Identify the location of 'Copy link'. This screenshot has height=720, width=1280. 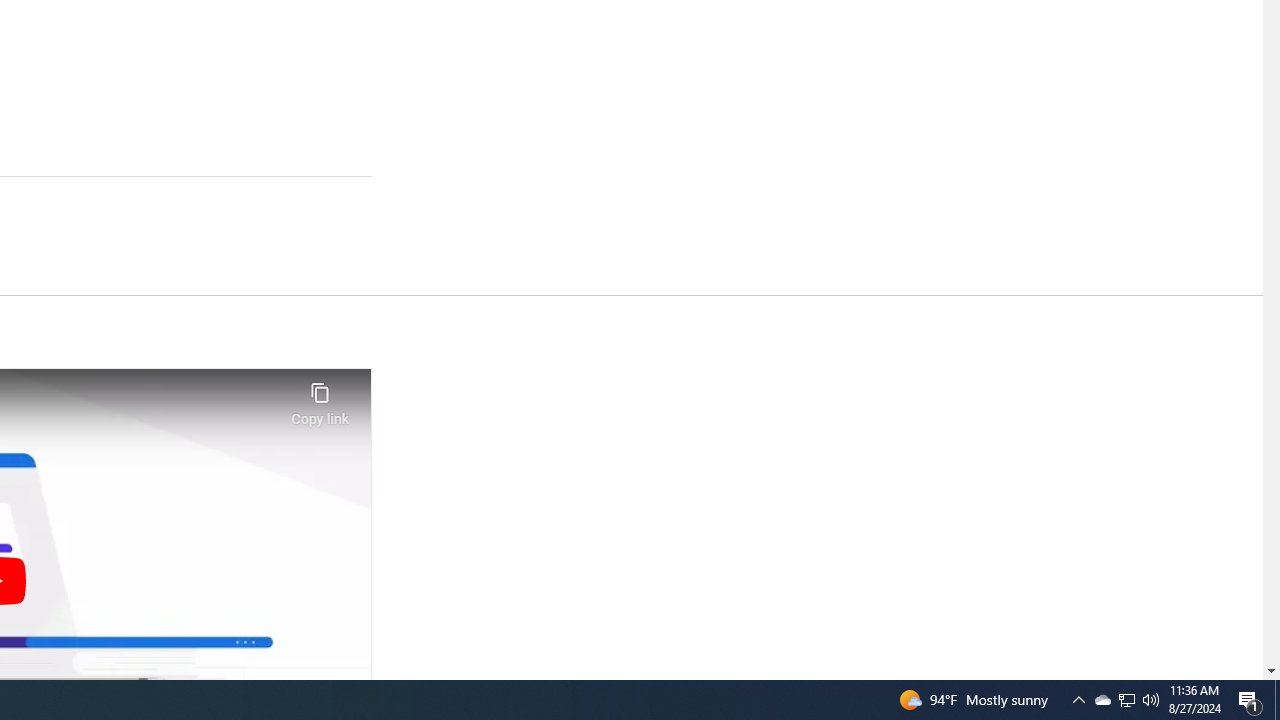
(320, 398).